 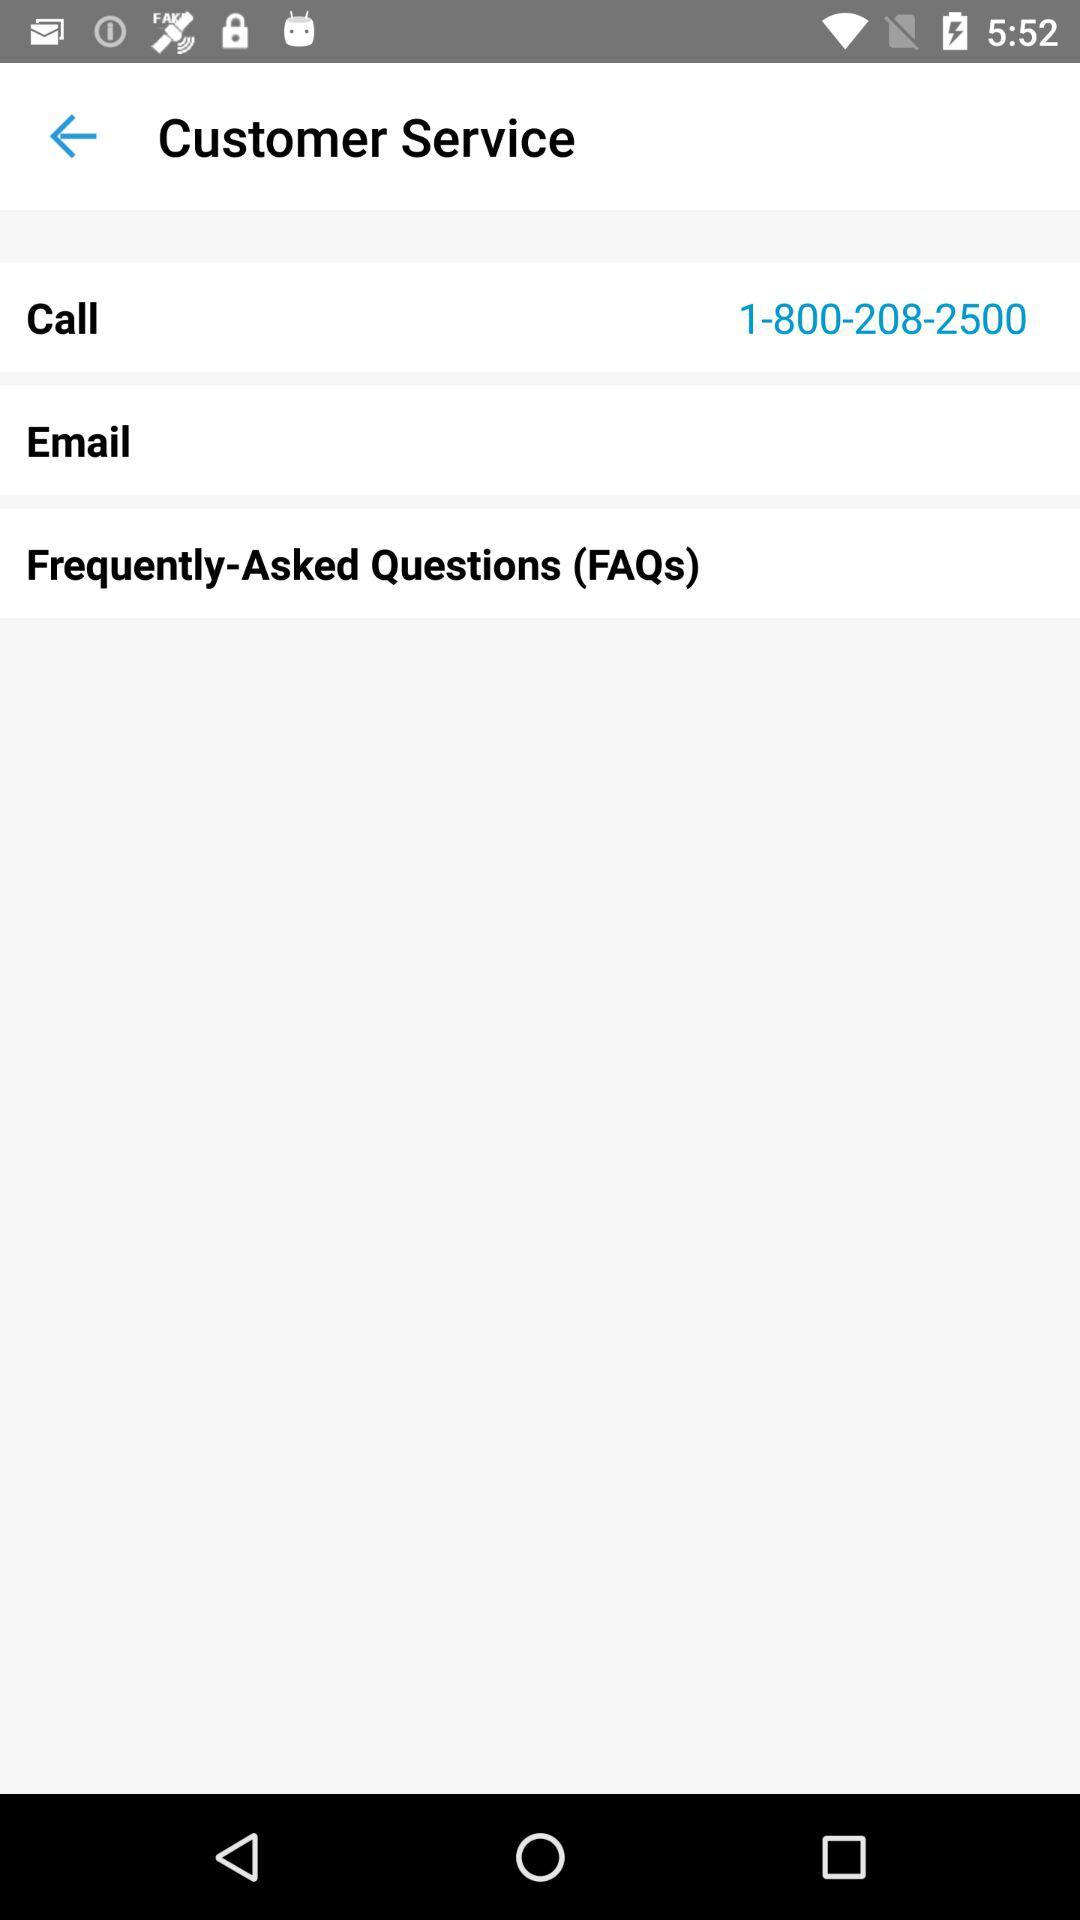 I want to click on the frequently asked questions, so click(x=540, y=562).